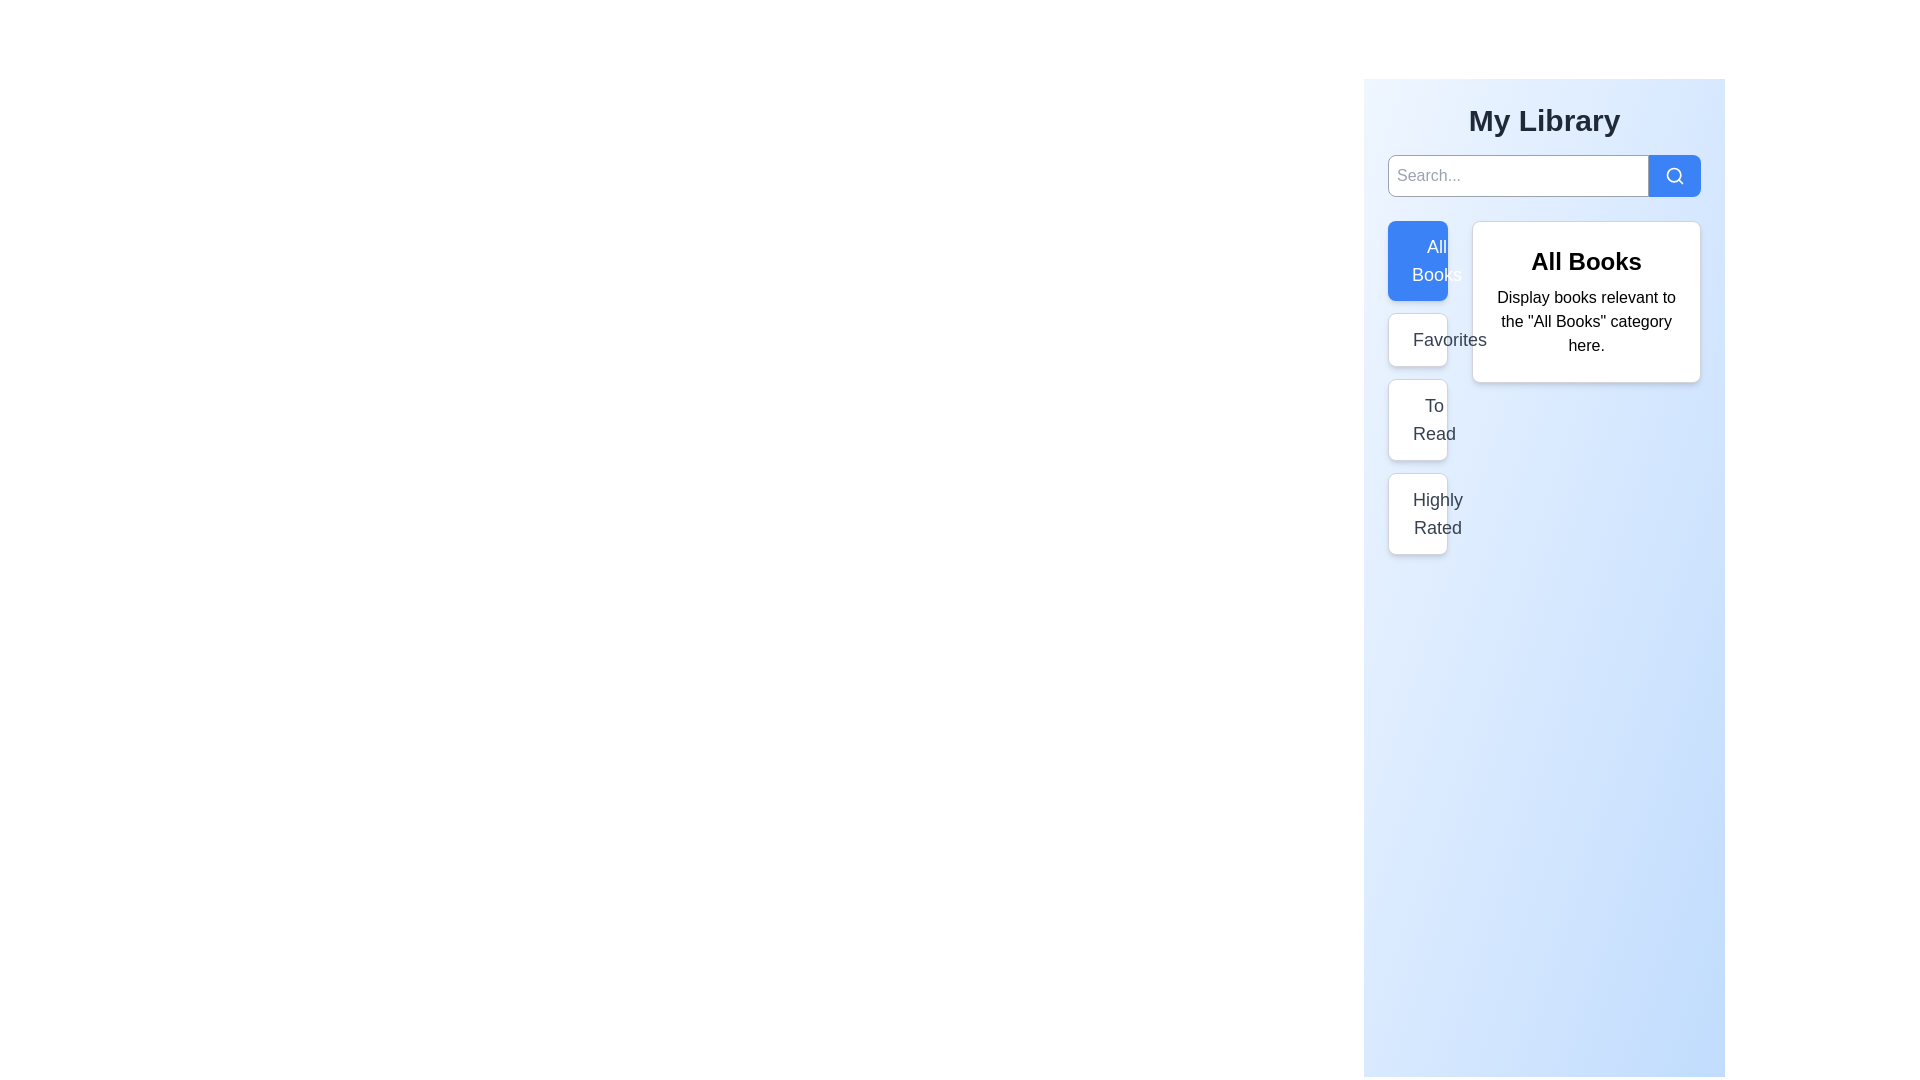  I want to click on the 'Favorites' button, which is styled with a white background and gray text, located in the left-side panel under 'My Library', so click(1417, 338).